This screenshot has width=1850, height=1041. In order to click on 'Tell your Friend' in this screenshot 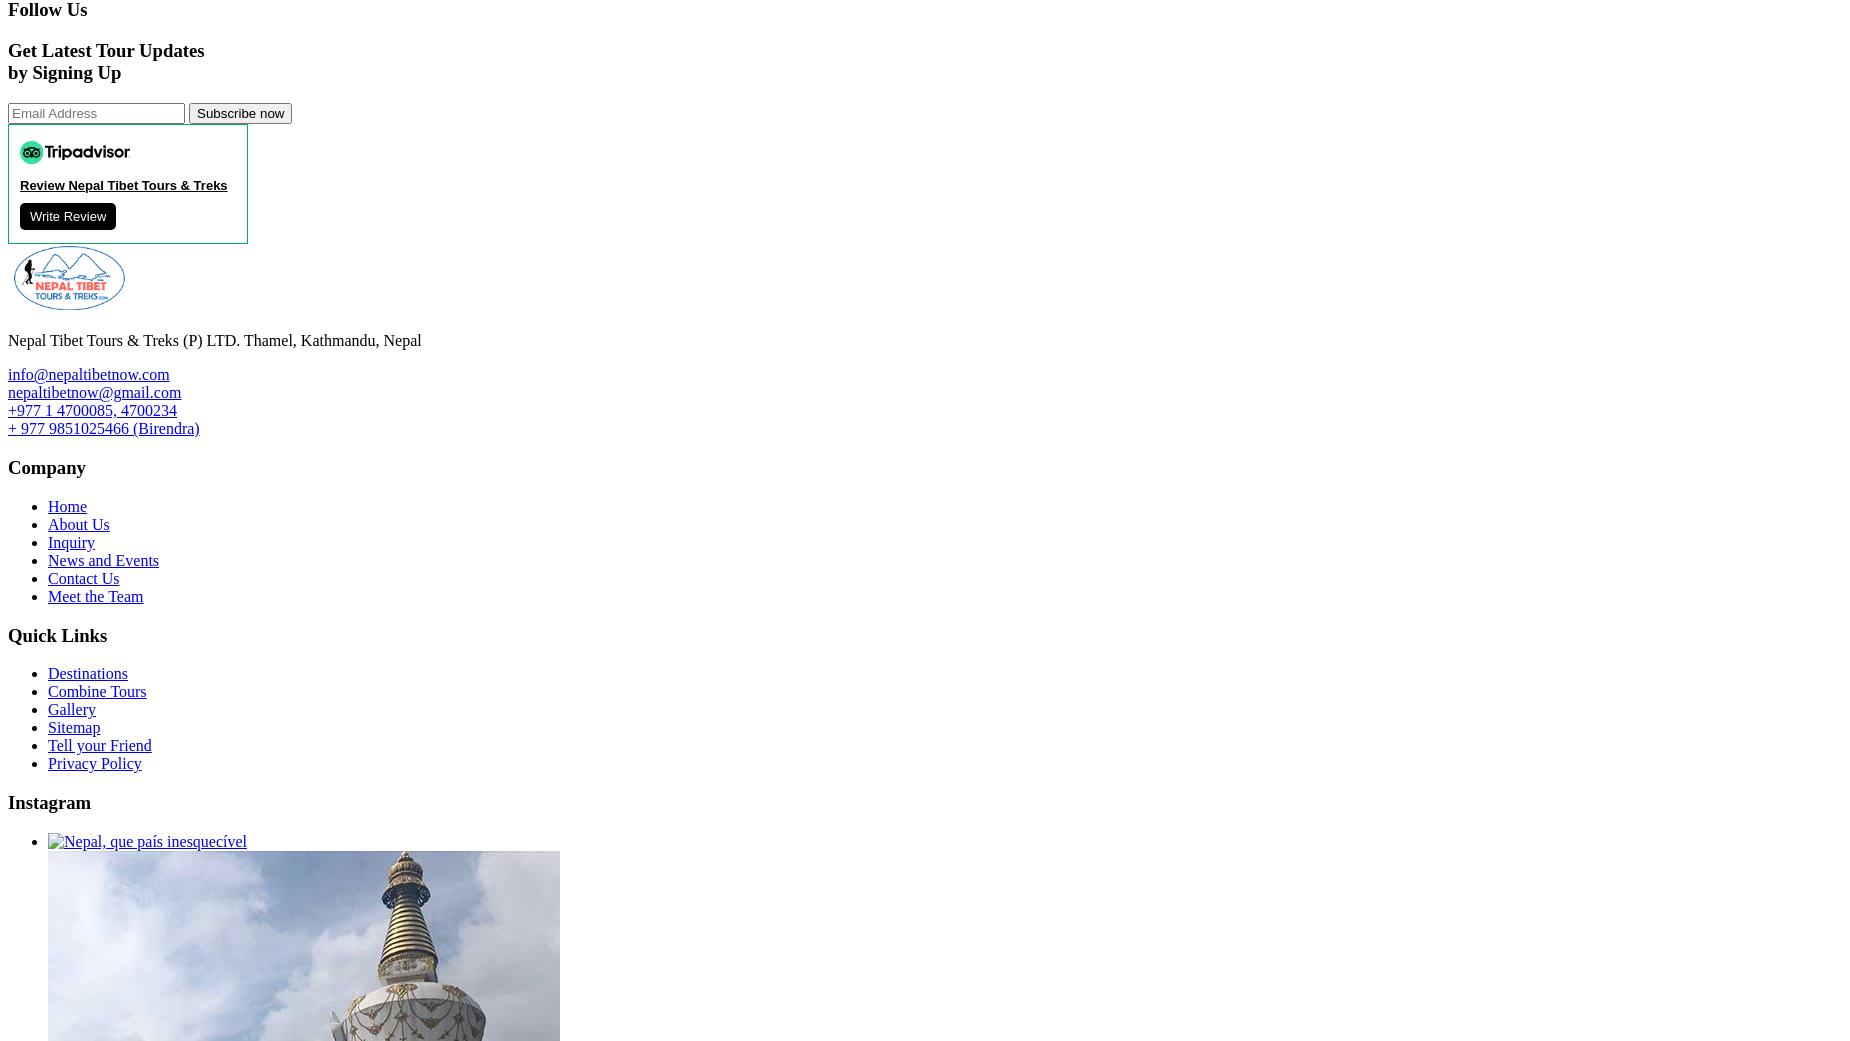, I will do `click(98, 745)`.